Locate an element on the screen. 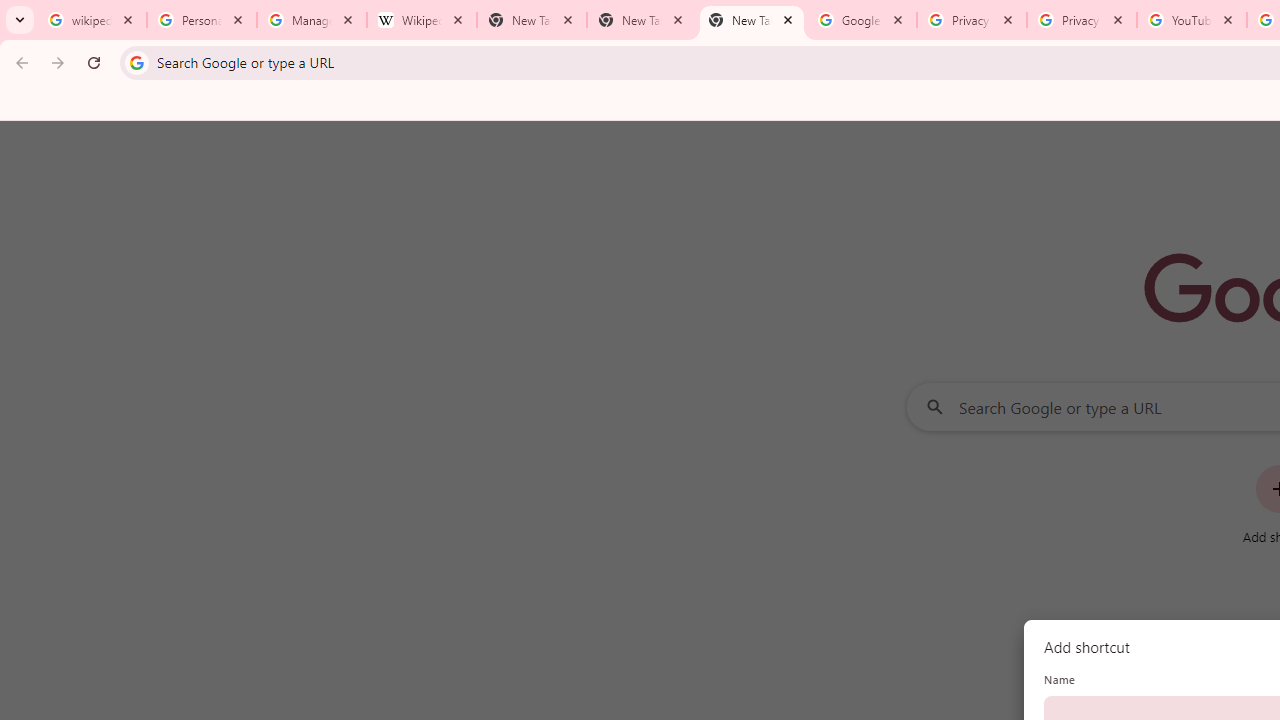  'Personalization & Google Search results - Google Search Help' is located at coordinates (202, 20).